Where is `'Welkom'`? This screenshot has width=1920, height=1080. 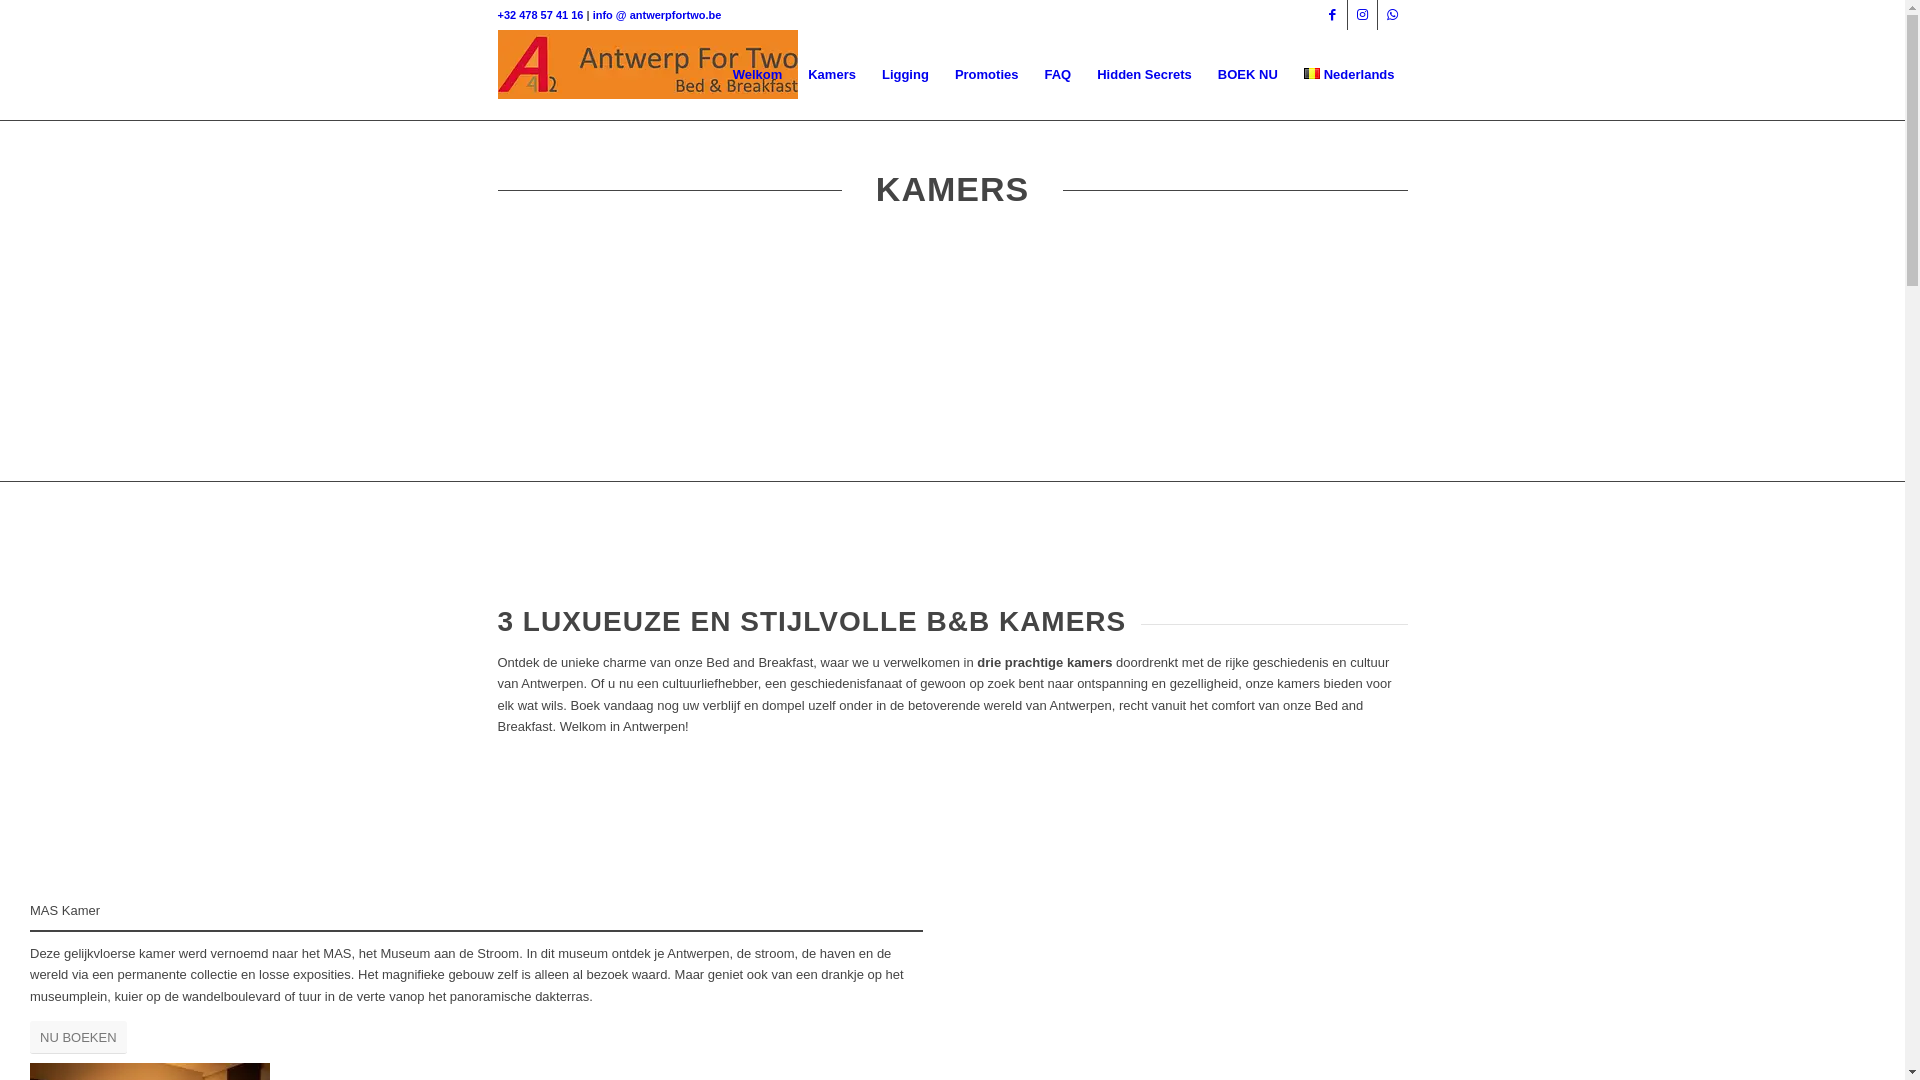
'Welkom' is located at coordinates (757, 73).